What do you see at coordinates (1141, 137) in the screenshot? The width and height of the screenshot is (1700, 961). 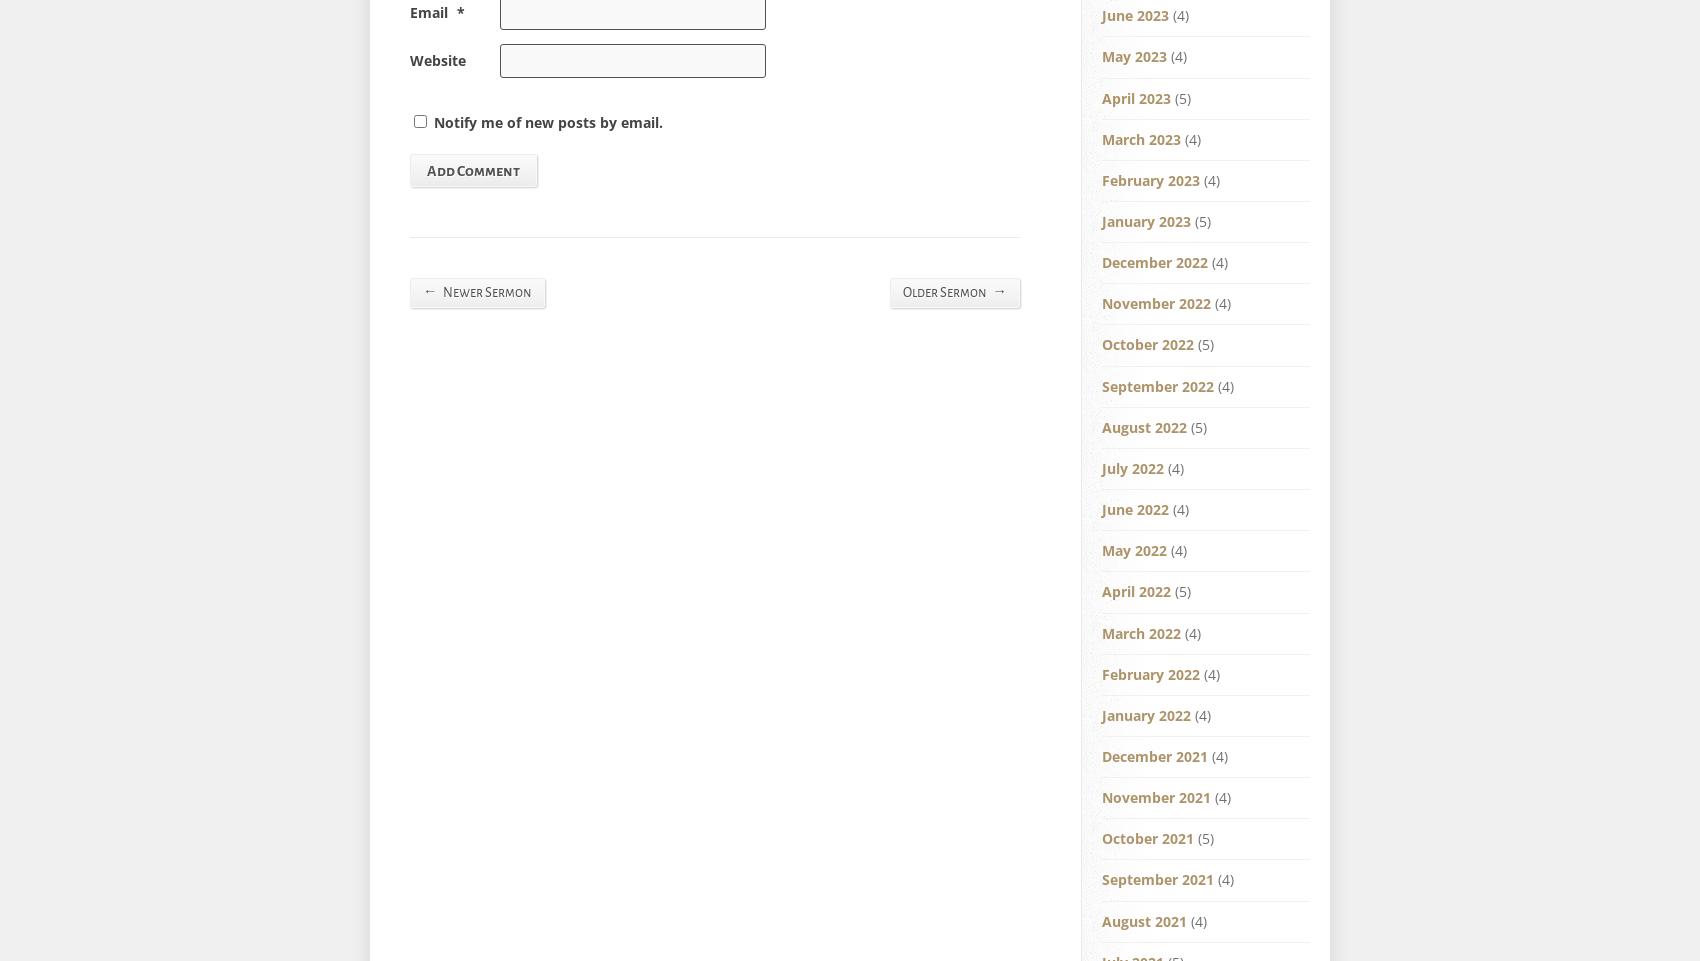 I see `'March 2023'` at bounding box center [1141, 137].